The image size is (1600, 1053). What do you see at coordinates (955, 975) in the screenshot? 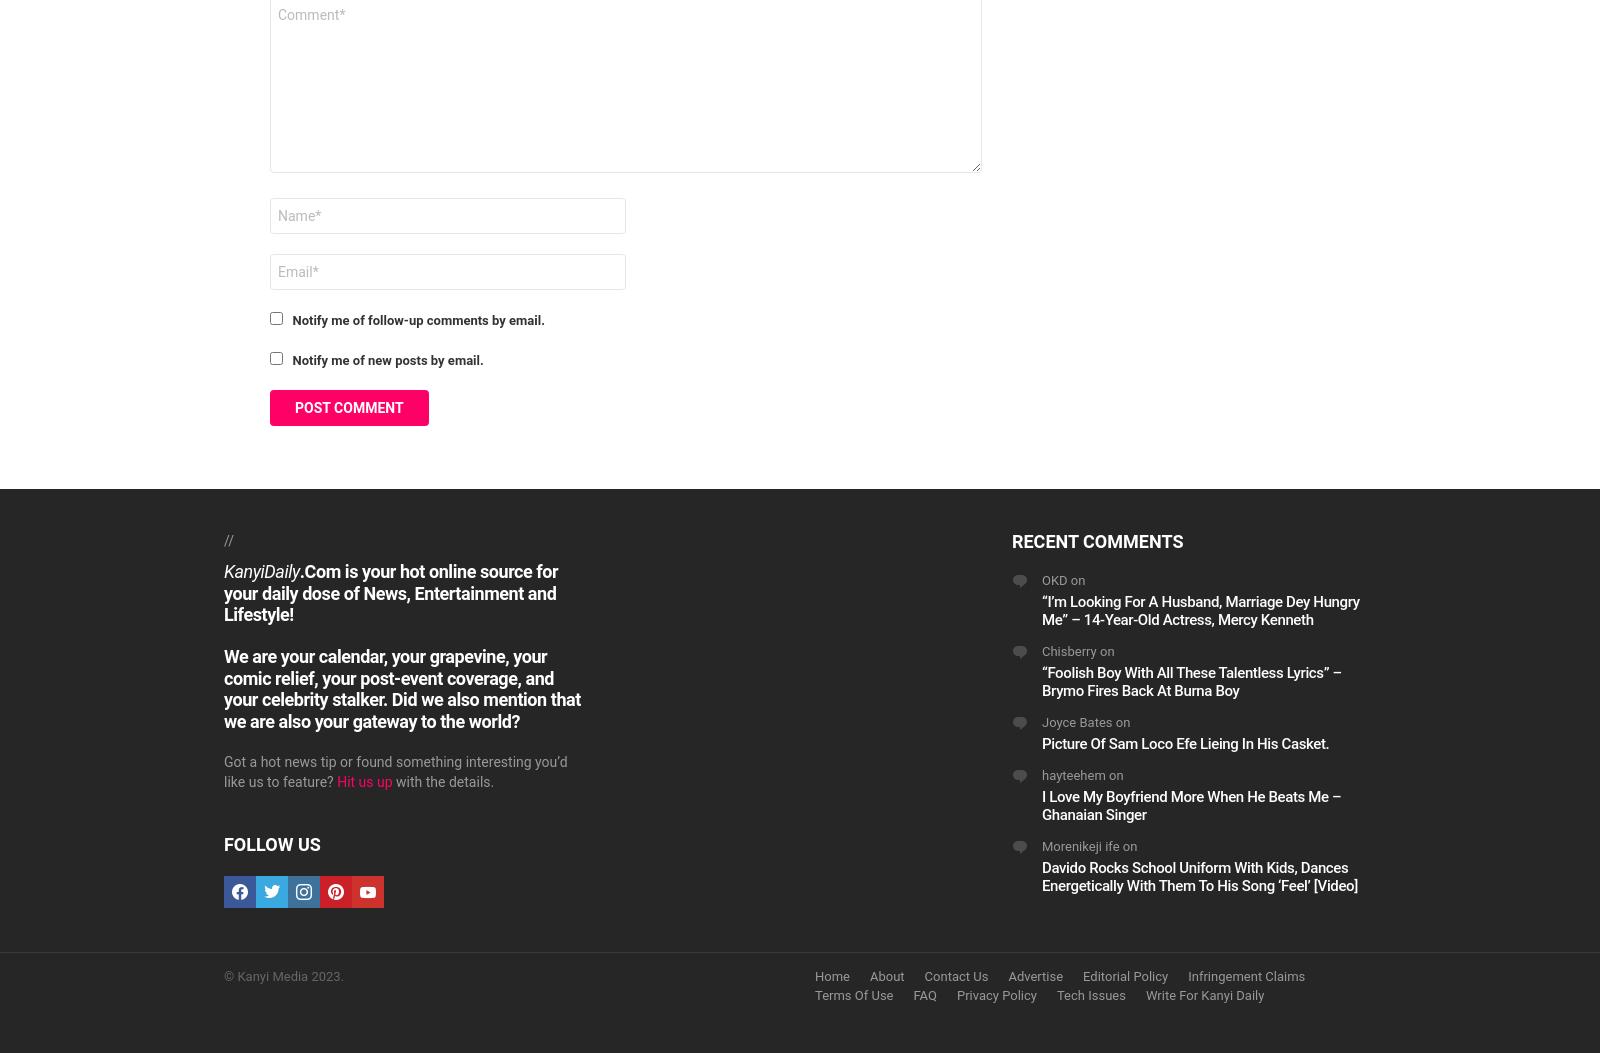
I see `'Contact Us'` at bounding box center [955, 975].